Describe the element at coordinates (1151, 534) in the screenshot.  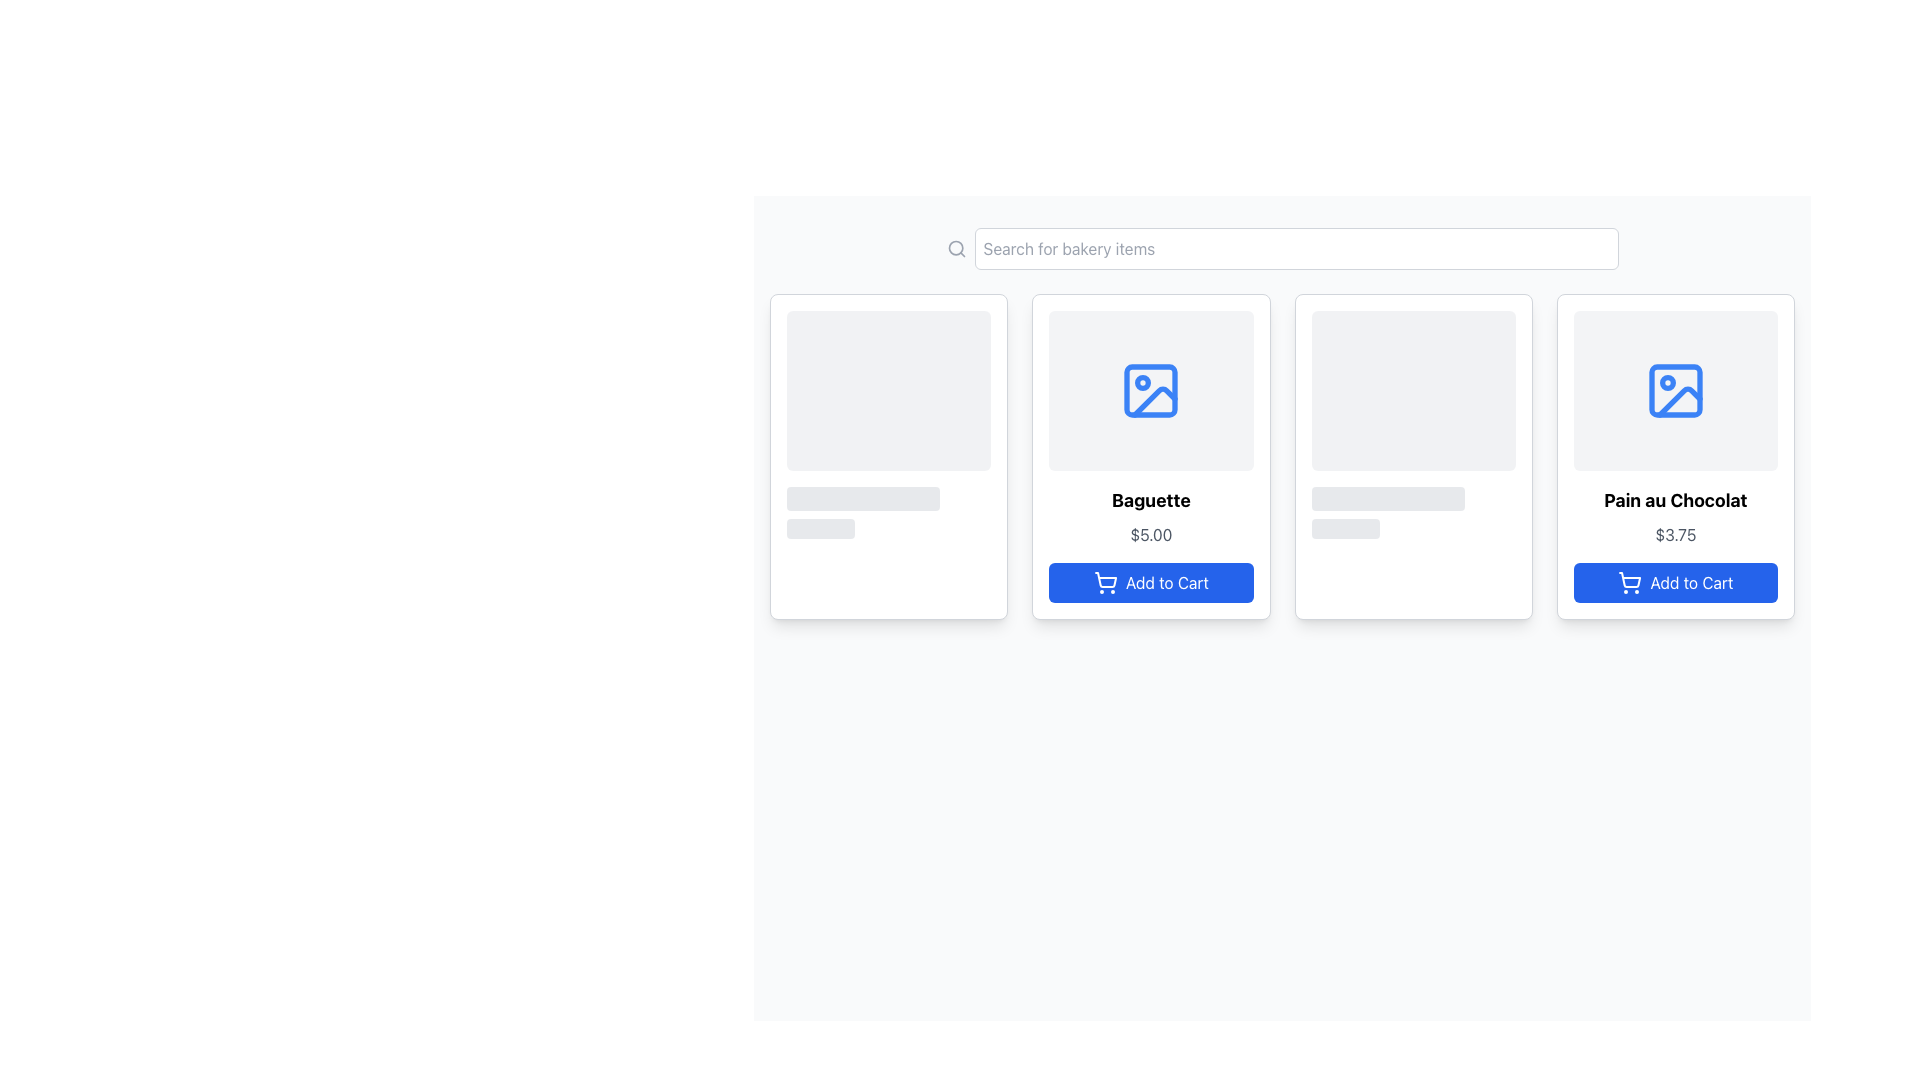
I see `the text label displaying '$5.00' located below the title 'Baguette' in the product listing card` at that location.